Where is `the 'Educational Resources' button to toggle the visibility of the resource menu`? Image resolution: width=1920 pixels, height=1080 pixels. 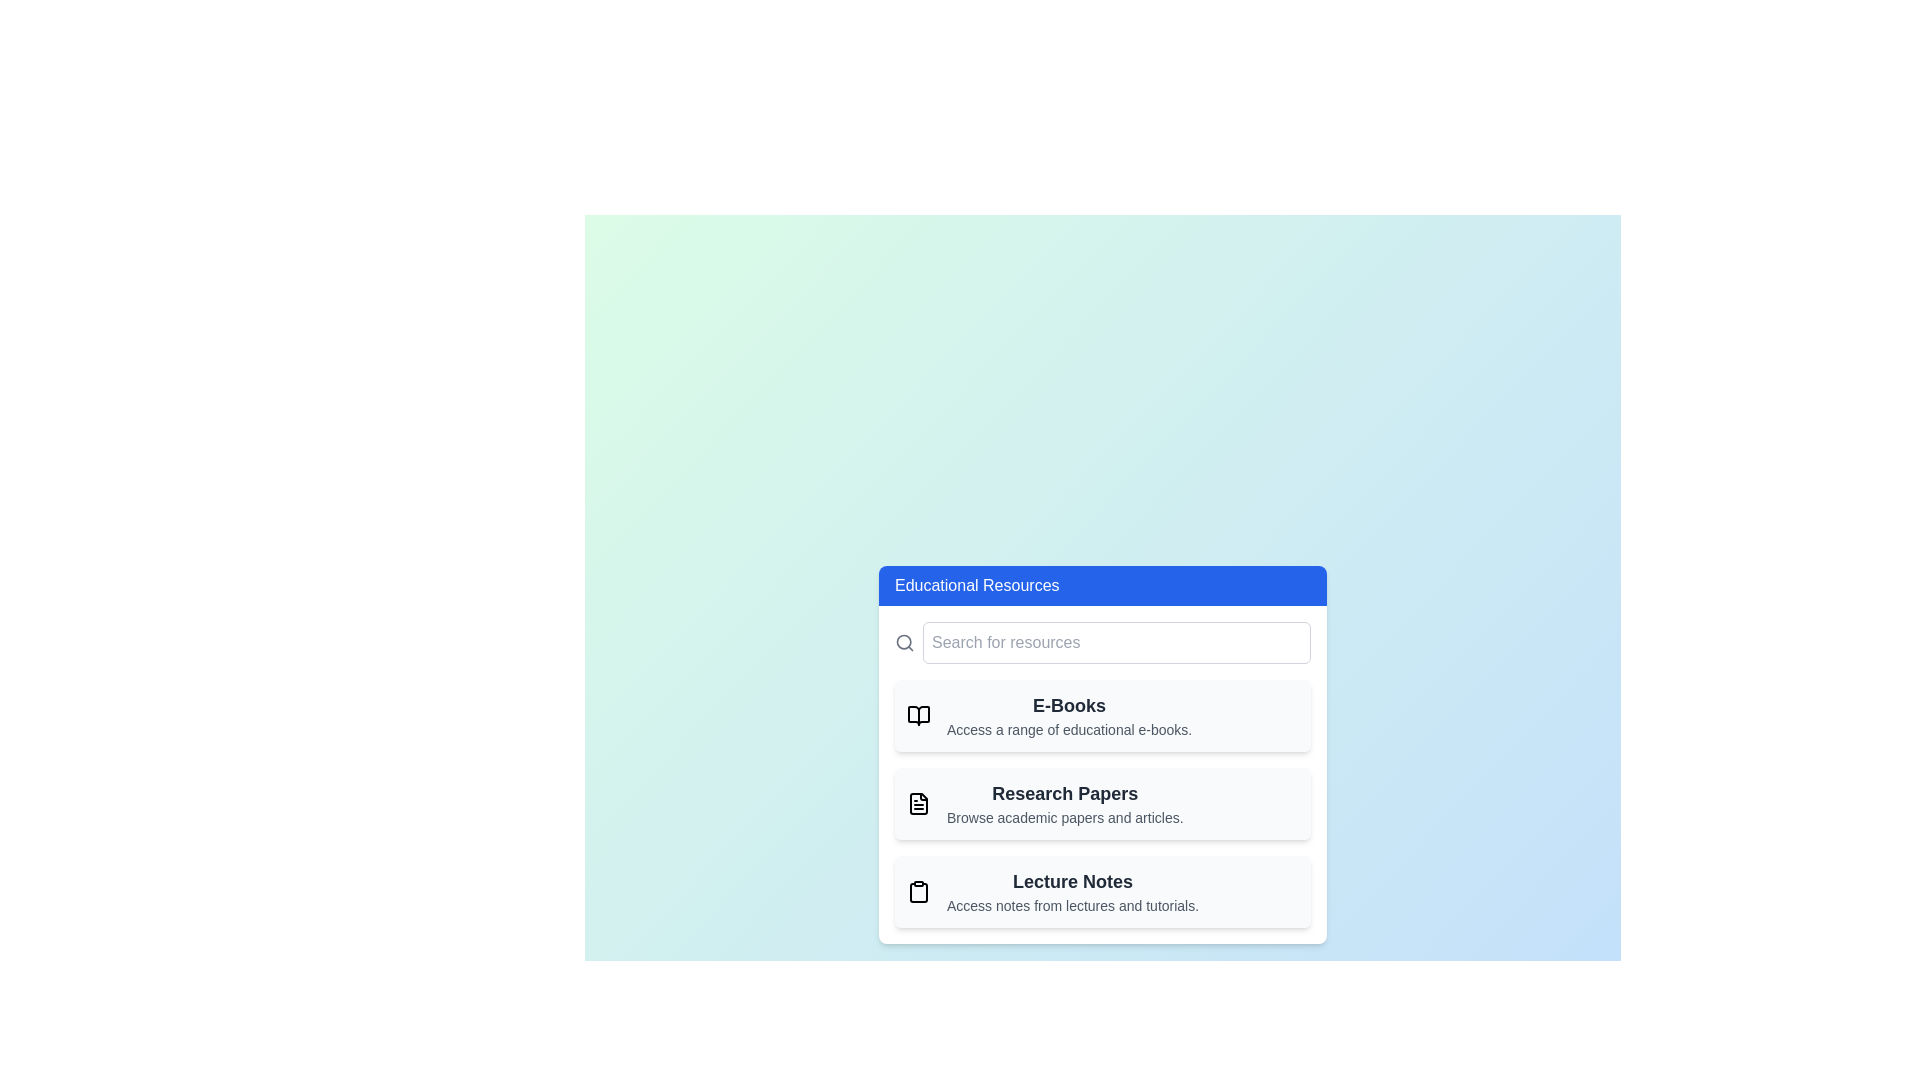 the 'Educational Resources' button to toggle the visibility of the resource menu is located at coordinates (1102, 585).